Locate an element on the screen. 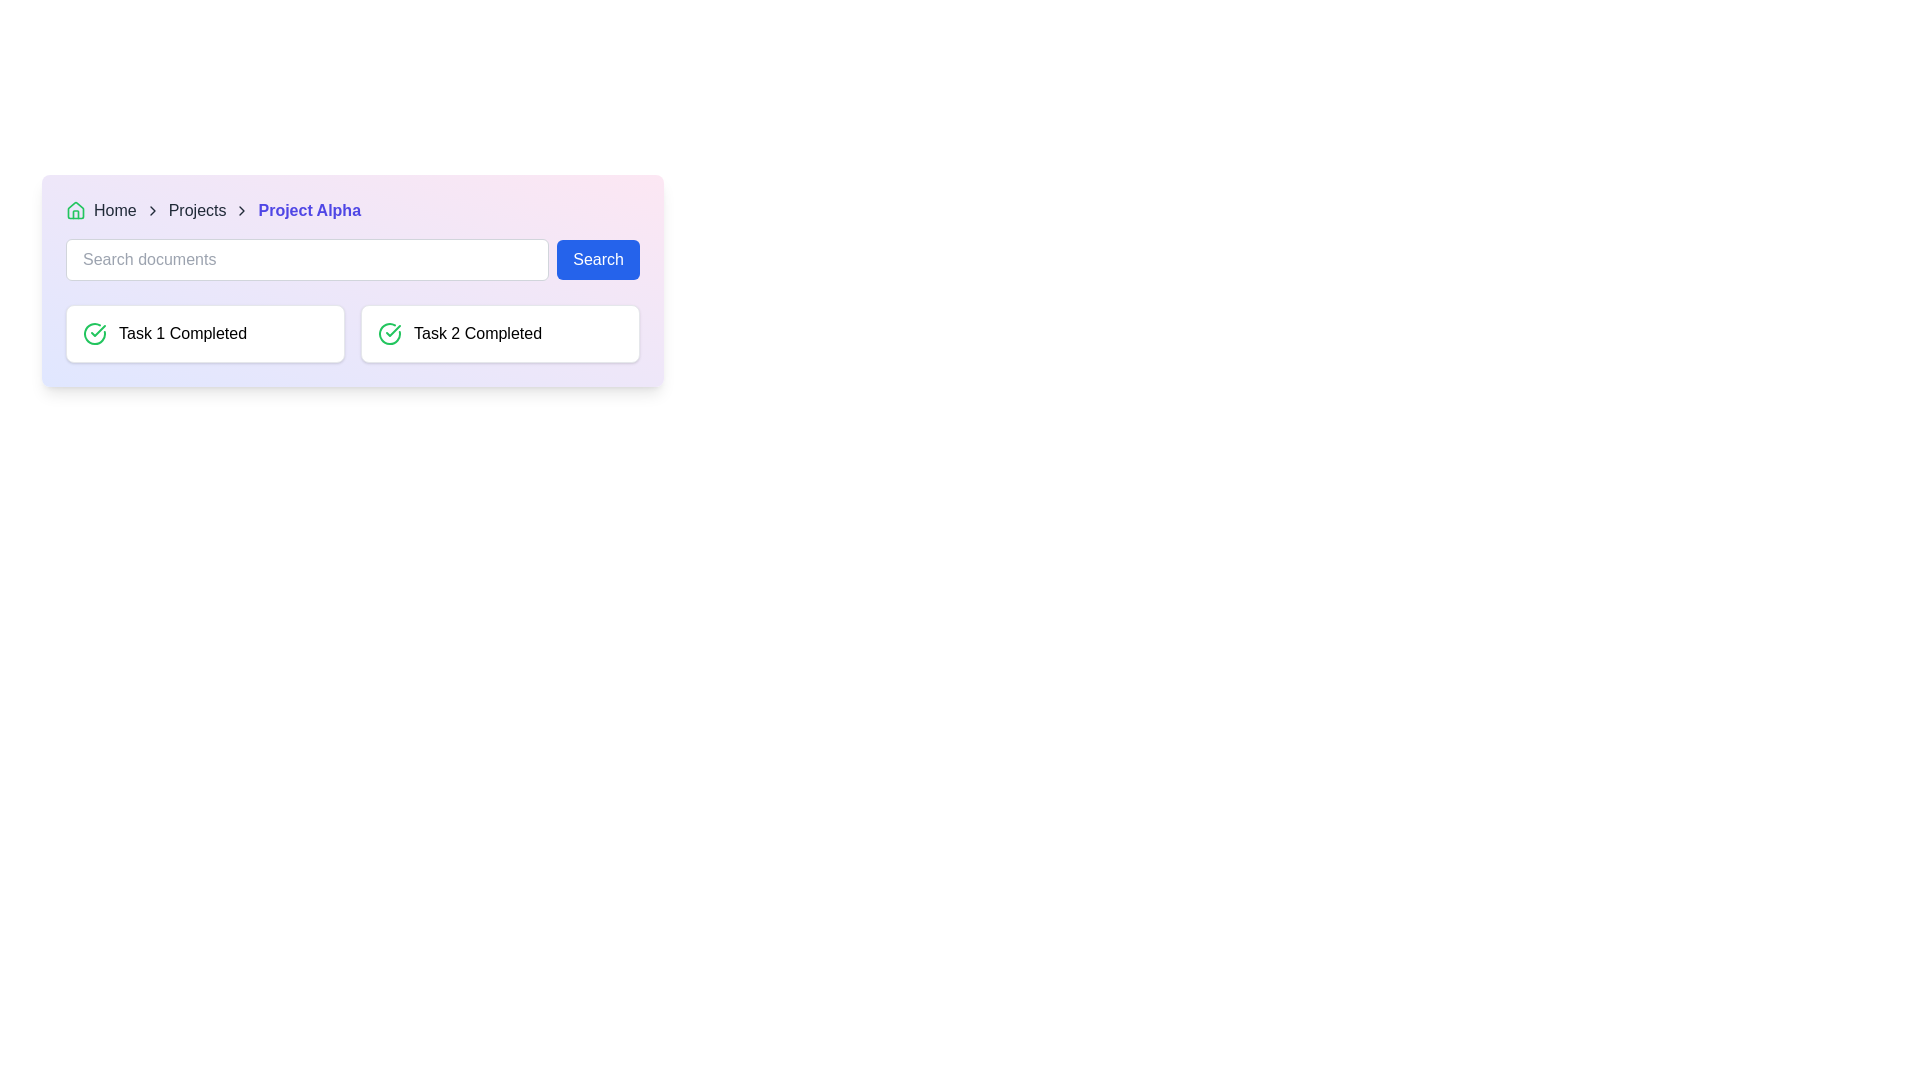 This screenshot has height=1080, width=1920. the circular green checkmark icon is located at coordinates (389, 333).